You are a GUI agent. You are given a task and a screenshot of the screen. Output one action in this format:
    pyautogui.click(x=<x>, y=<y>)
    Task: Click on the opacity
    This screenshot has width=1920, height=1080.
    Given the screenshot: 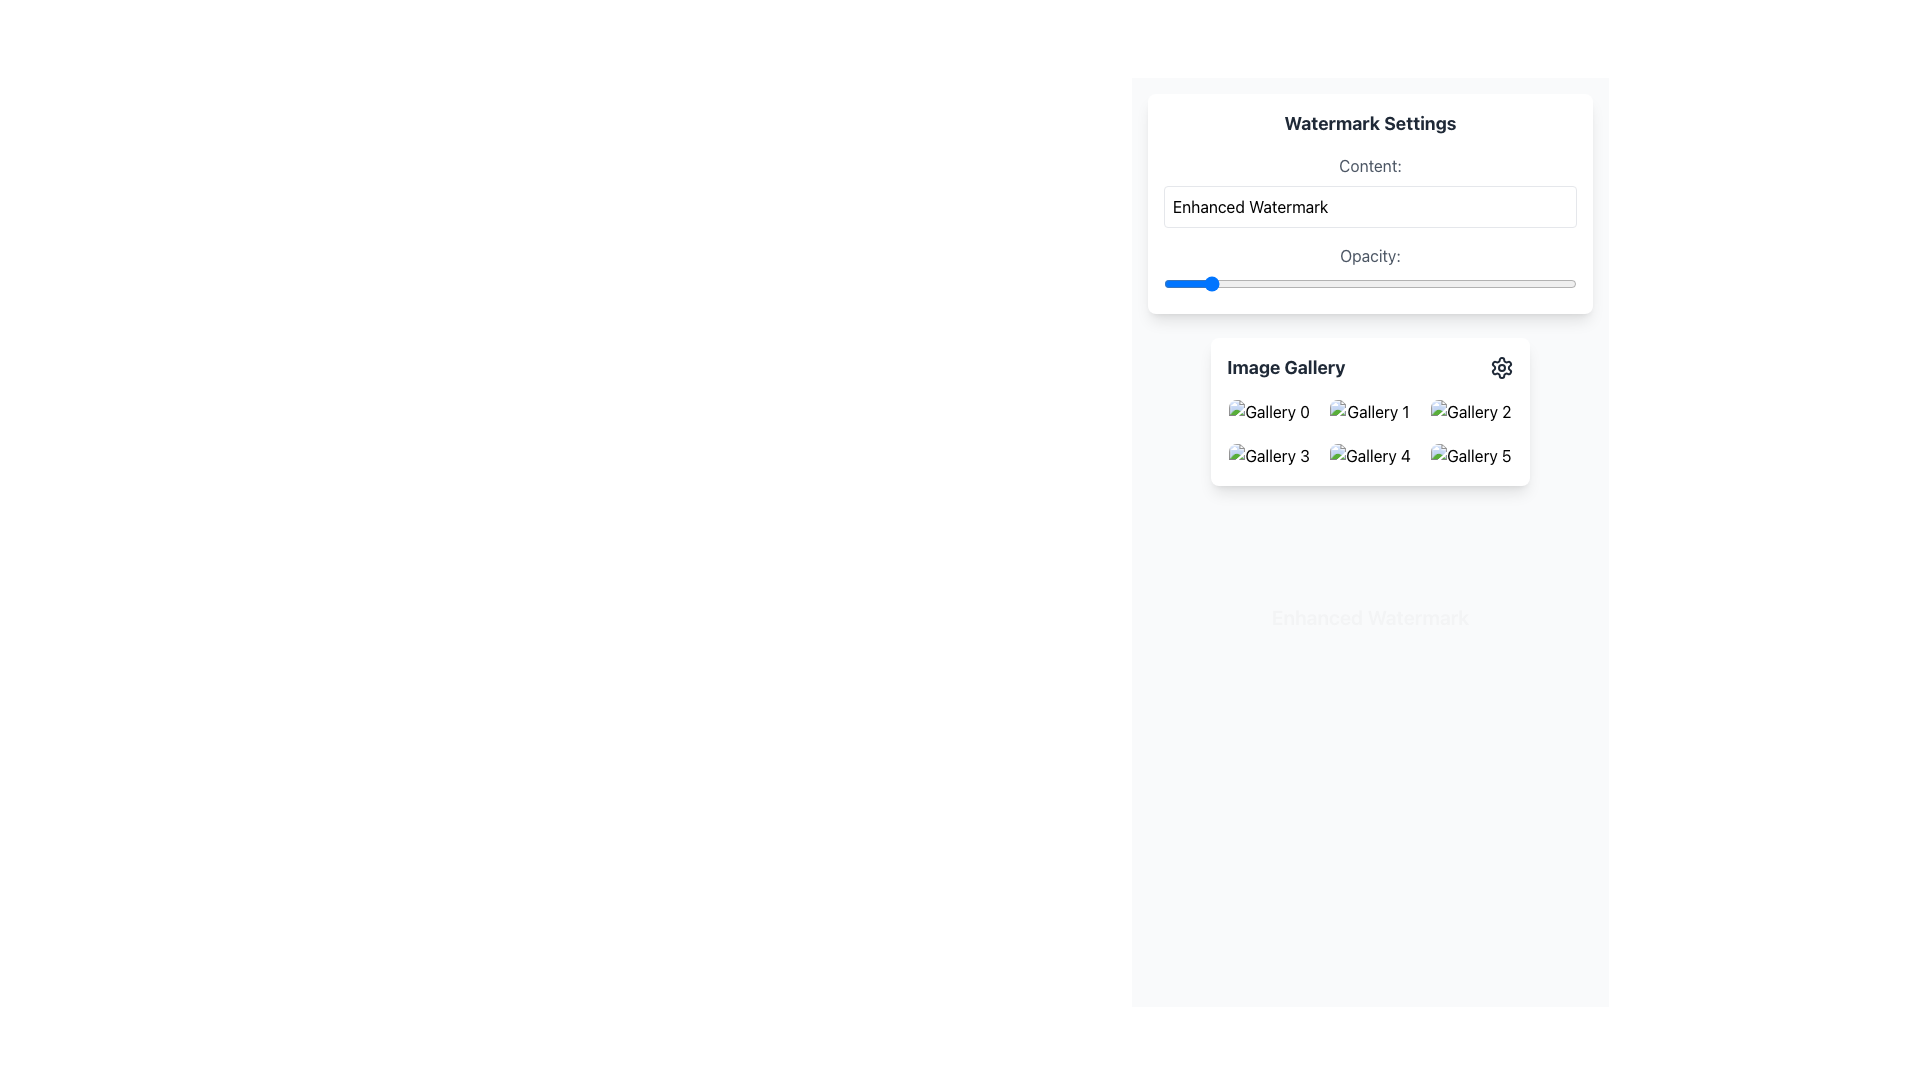 What is the action you would take?
    pyautogui.click(x=1163, y=284)
    